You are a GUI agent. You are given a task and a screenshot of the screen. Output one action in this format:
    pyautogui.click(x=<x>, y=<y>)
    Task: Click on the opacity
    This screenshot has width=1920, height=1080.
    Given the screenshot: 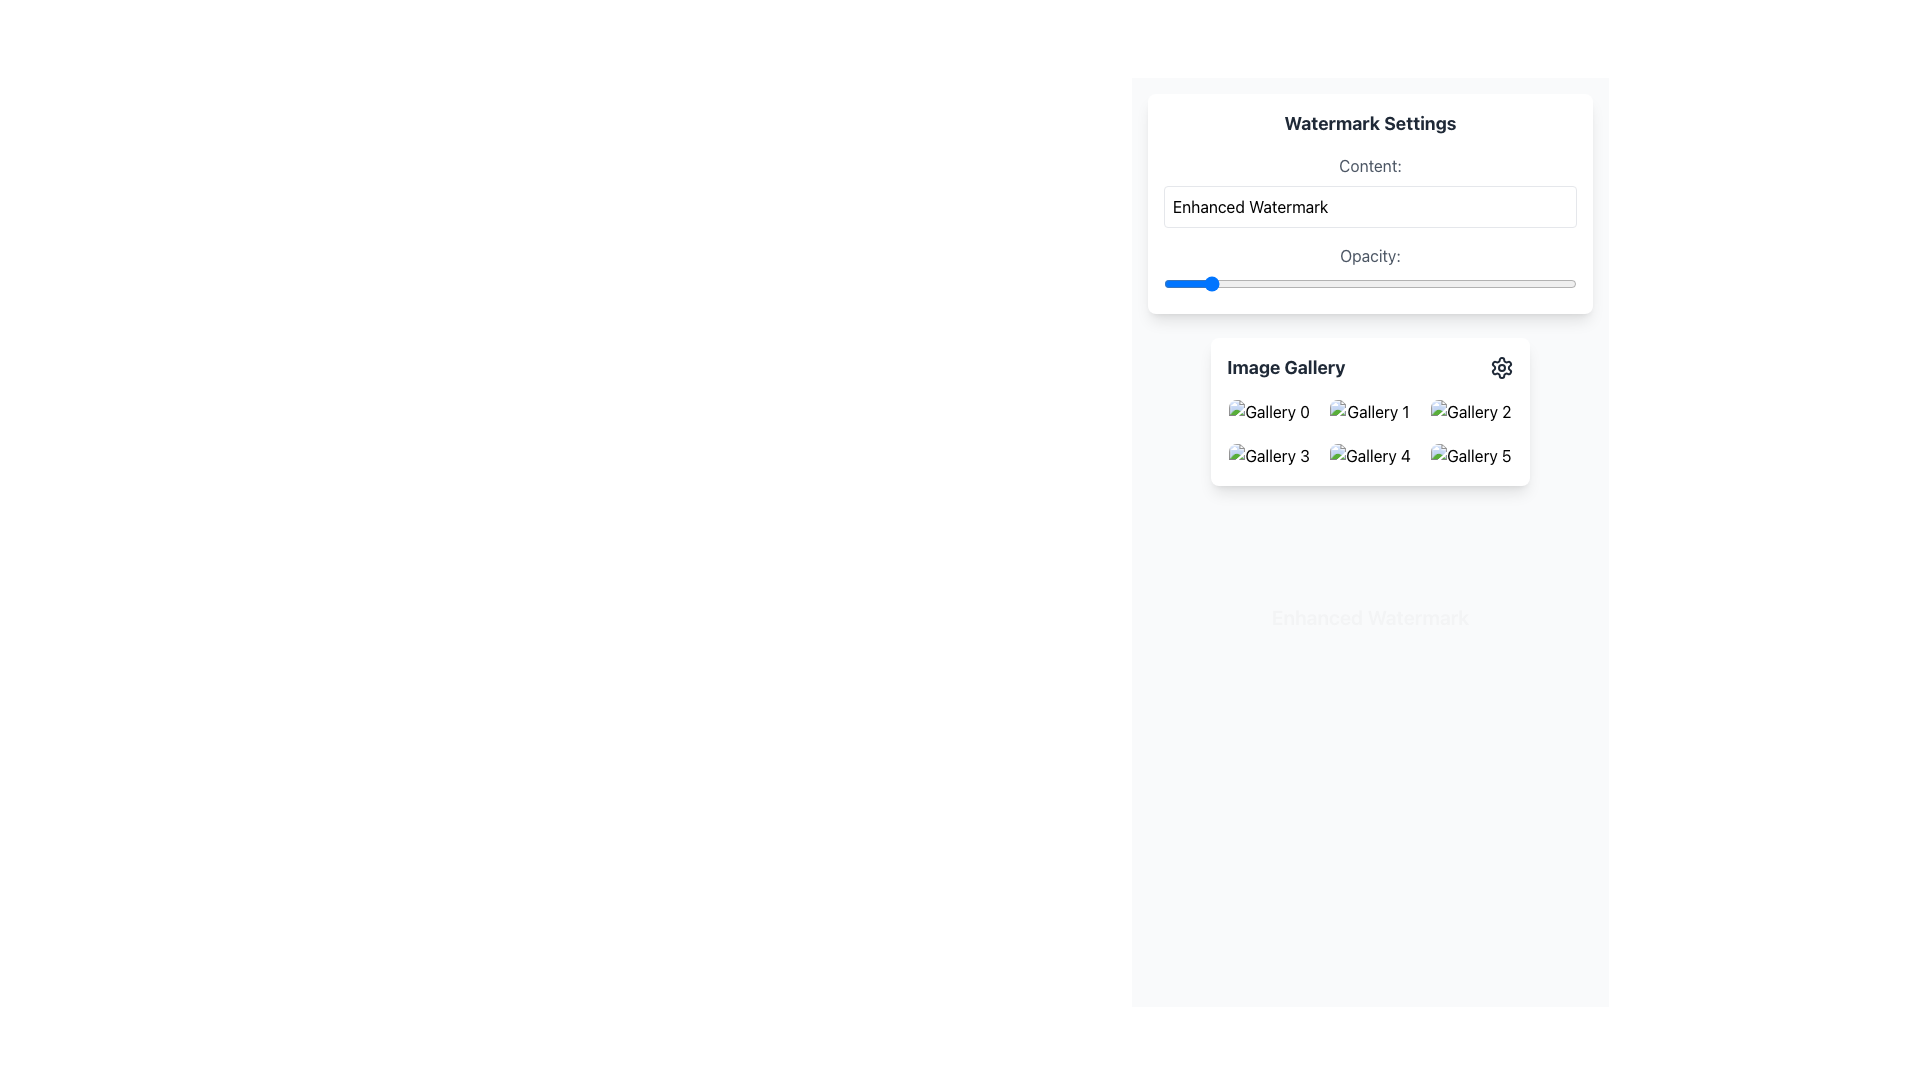 What is the action you would take?
    pyautogui.click(x=1163, y=284)
    